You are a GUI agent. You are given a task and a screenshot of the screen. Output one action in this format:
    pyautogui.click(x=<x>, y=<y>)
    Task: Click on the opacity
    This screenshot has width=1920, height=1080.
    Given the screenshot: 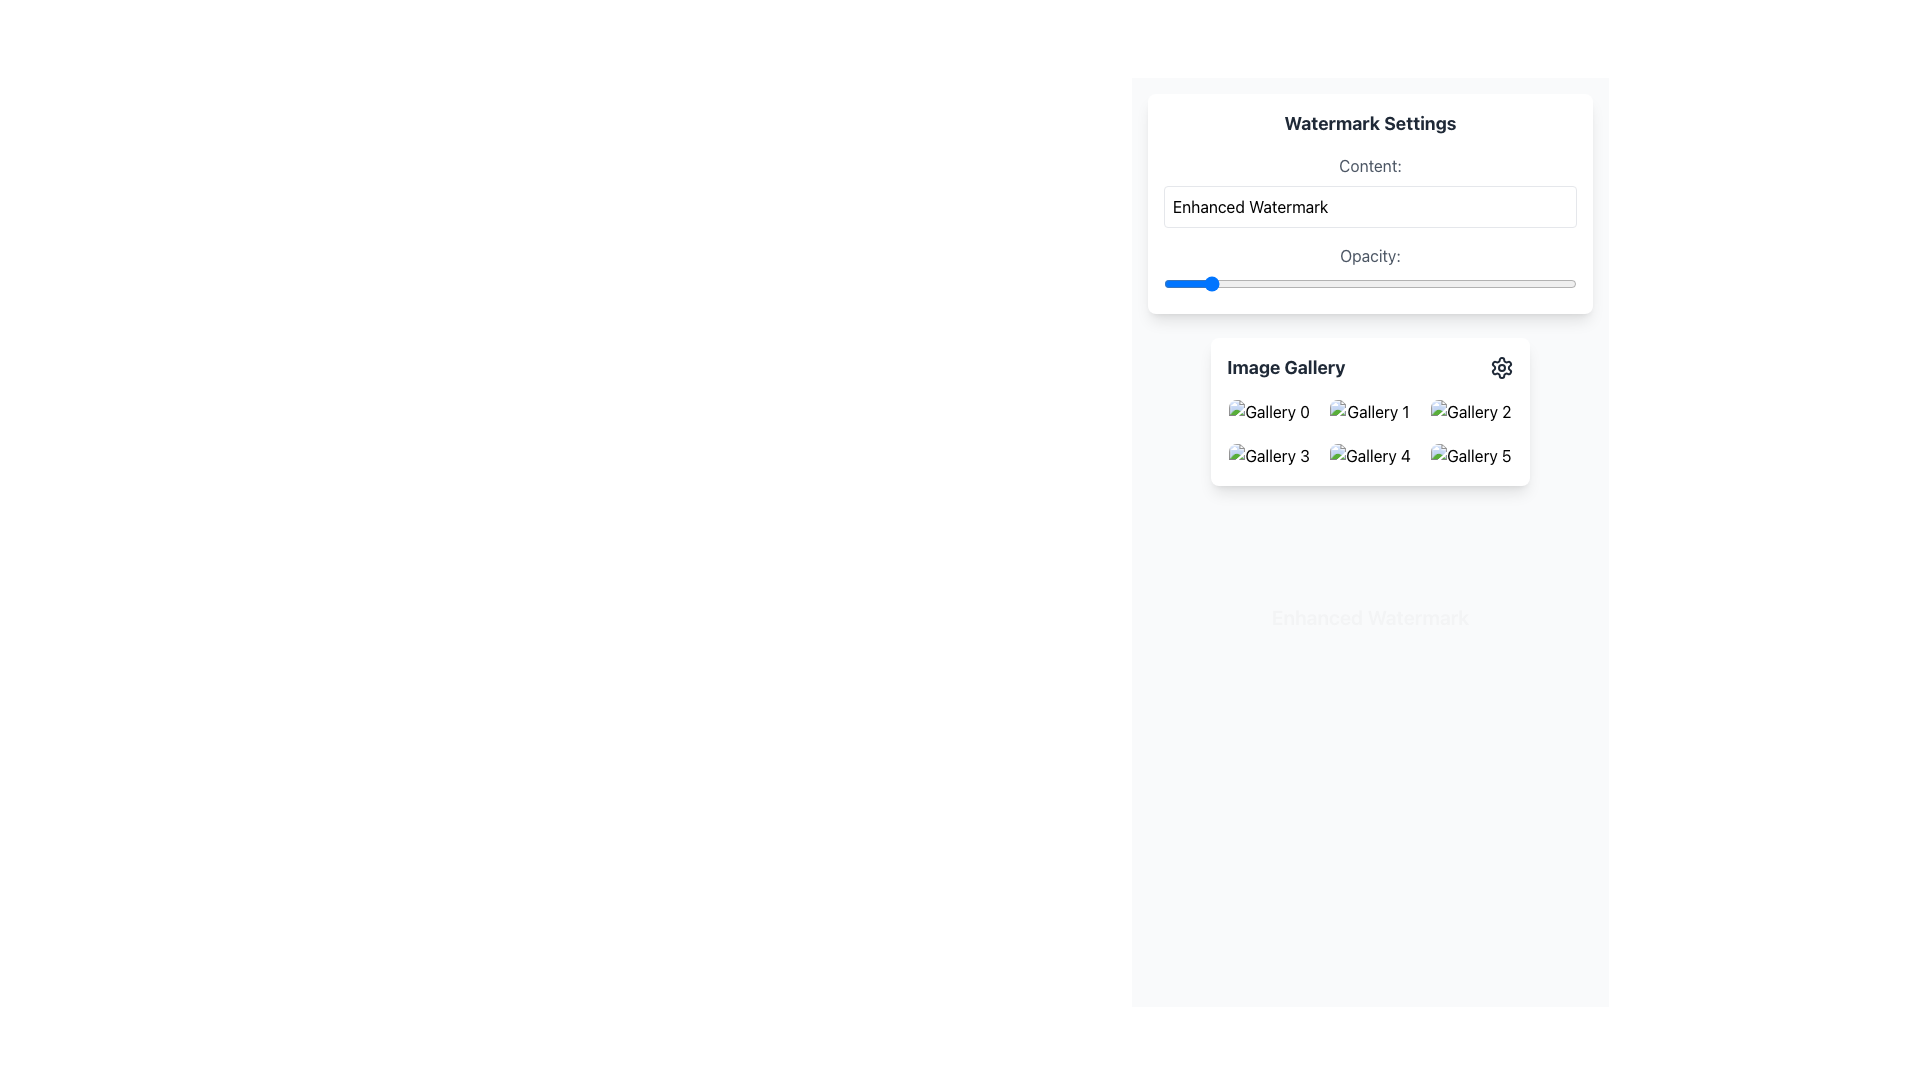 What is the action you would take?
    pyautogui.click(x=1163, y=284)
    